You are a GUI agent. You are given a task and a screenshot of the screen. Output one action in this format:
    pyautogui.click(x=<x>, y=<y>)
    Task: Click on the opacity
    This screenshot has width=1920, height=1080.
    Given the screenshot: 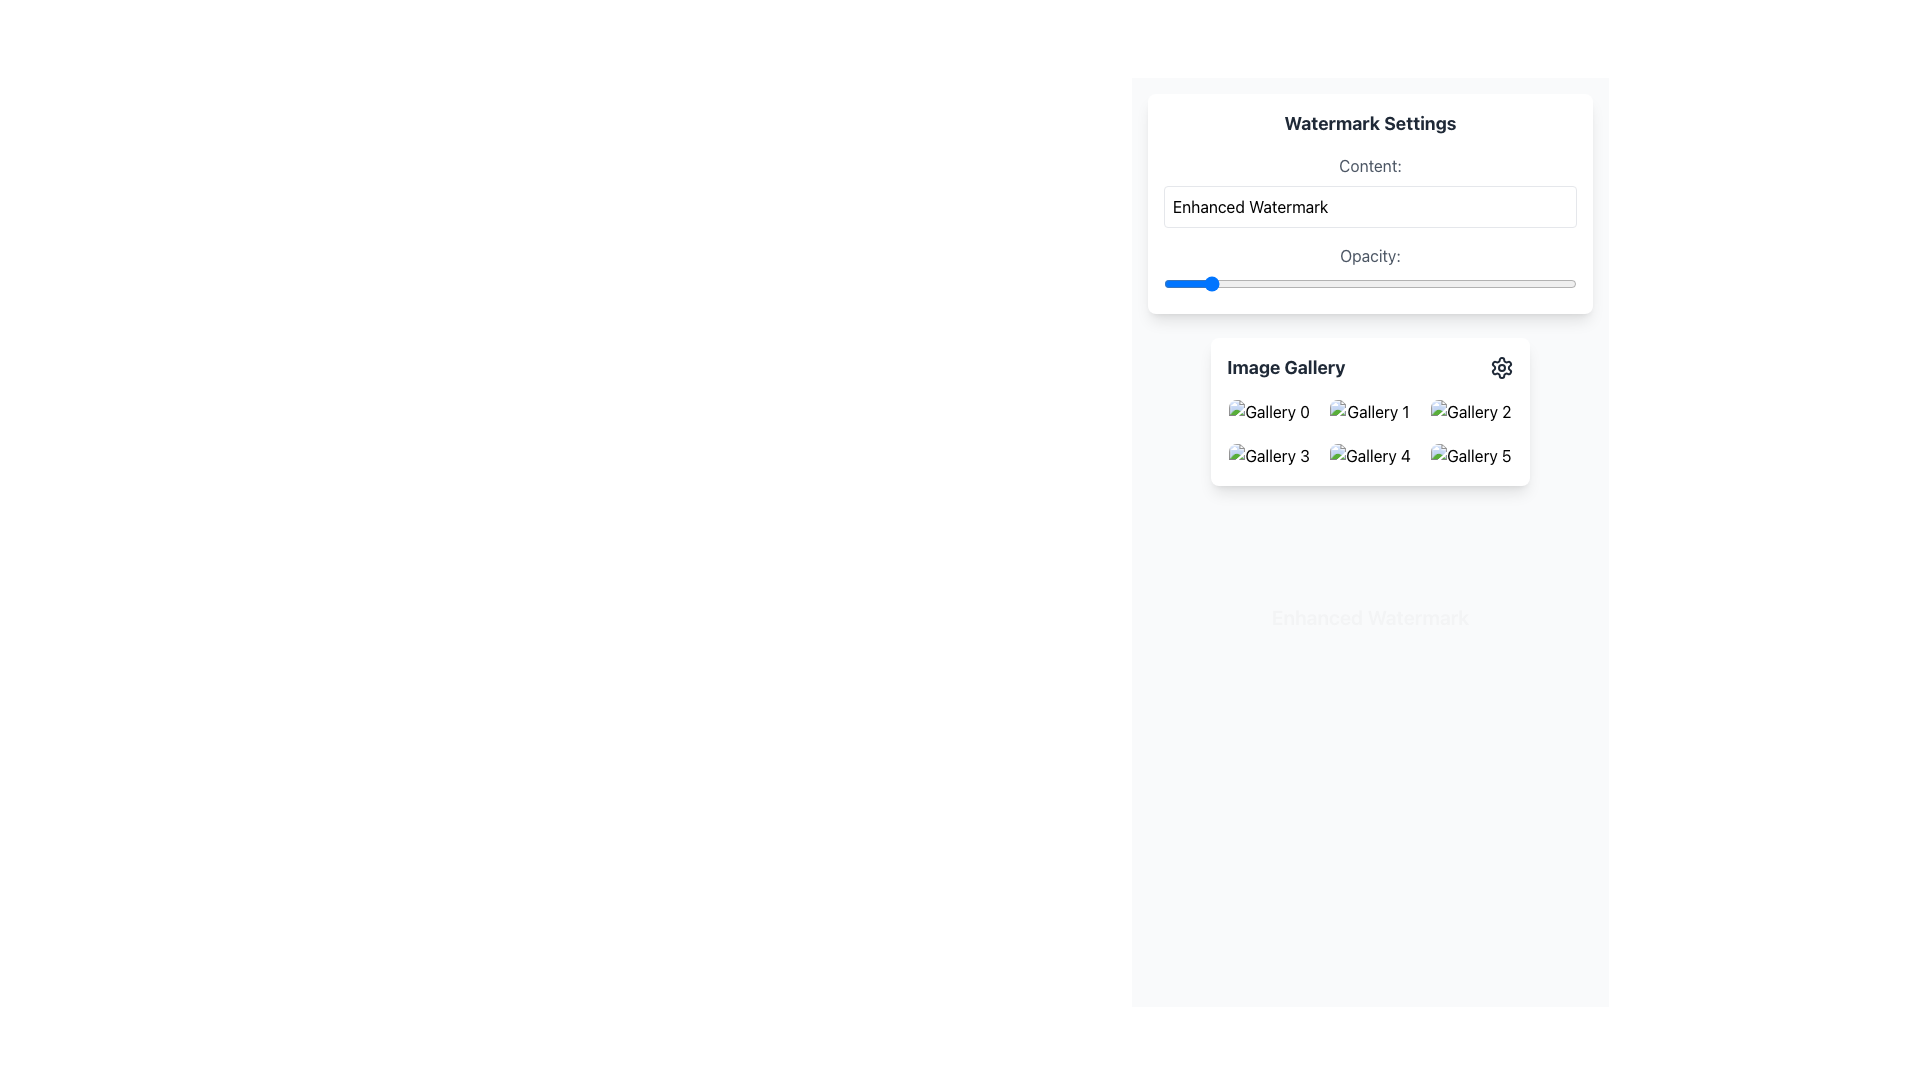 What is the action you would take?
    pyautogui.click(x=1163, y=284)
    